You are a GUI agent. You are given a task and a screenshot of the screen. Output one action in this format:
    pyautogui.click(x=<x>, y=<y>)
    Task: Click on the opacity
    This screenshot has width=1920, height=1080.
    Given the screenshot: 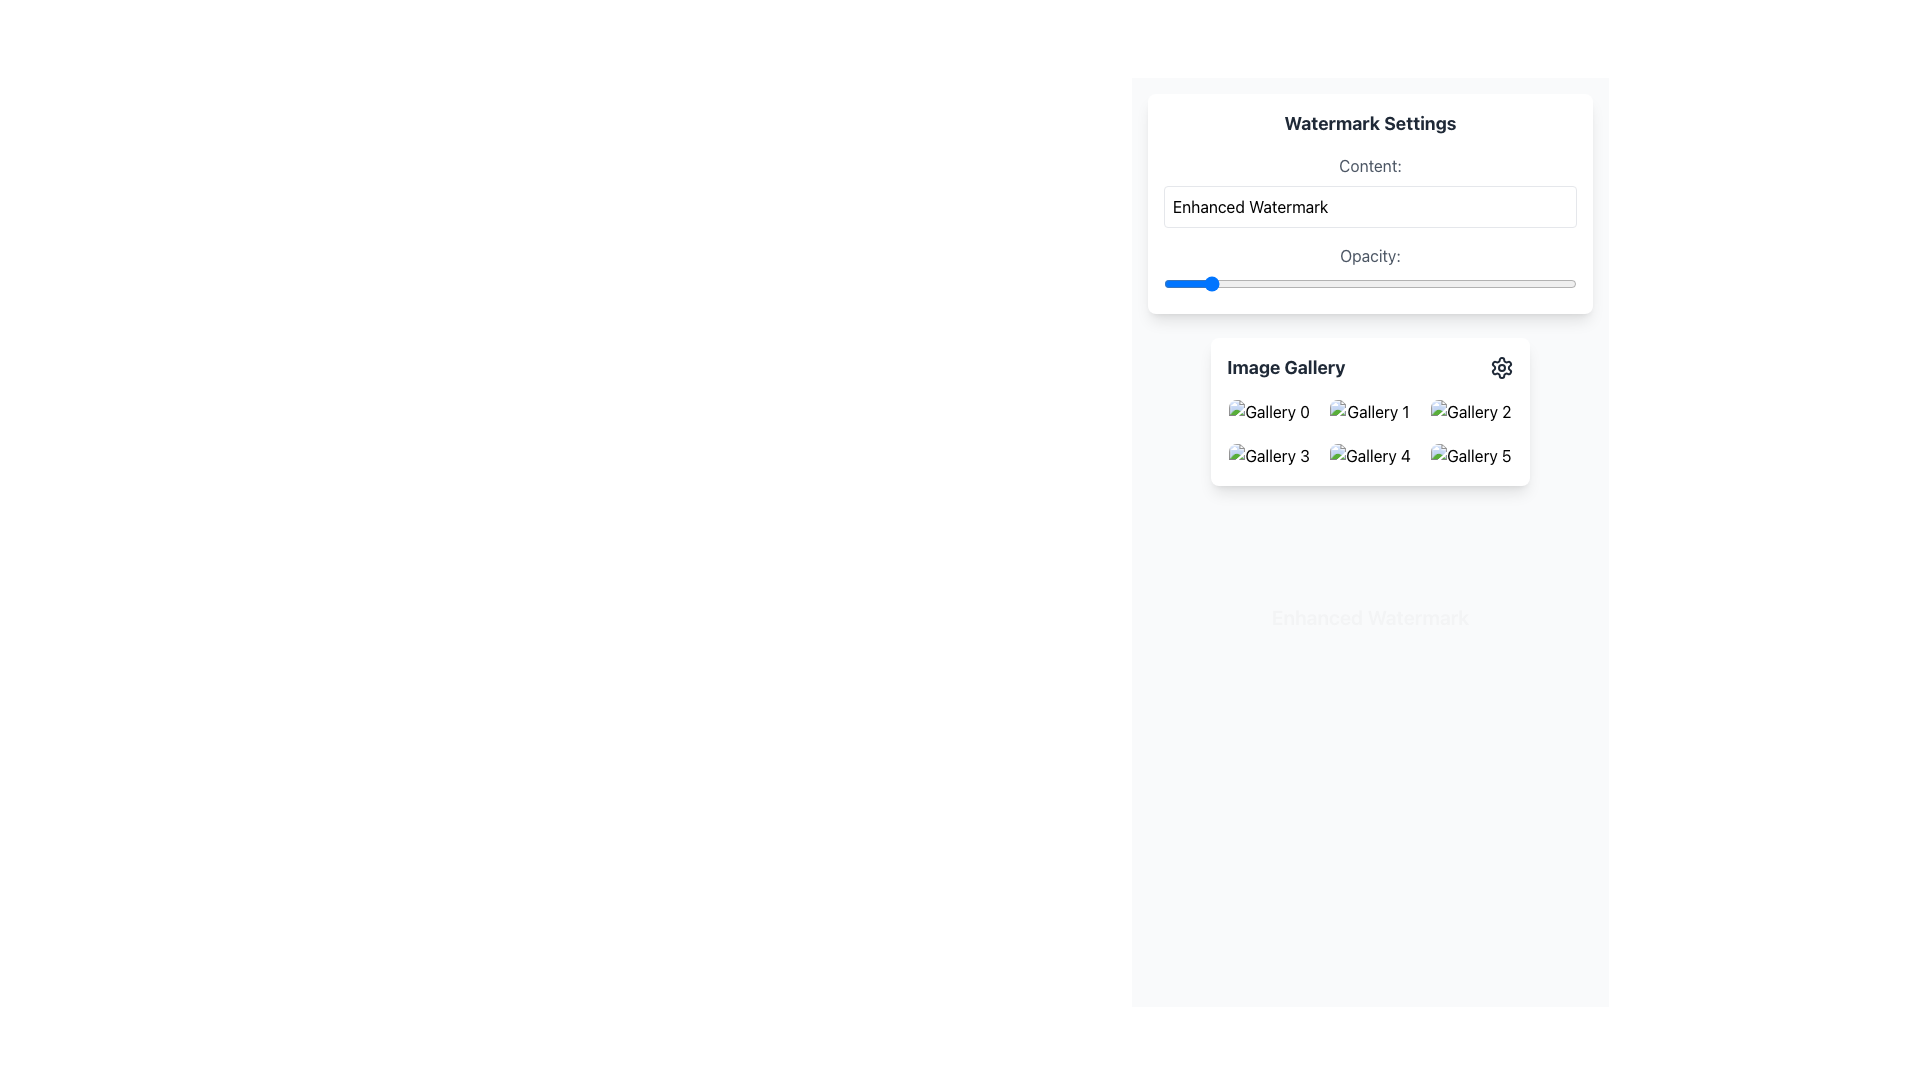 What is the action you would take?
    pyautogui.click(x=1163, y=284)
    